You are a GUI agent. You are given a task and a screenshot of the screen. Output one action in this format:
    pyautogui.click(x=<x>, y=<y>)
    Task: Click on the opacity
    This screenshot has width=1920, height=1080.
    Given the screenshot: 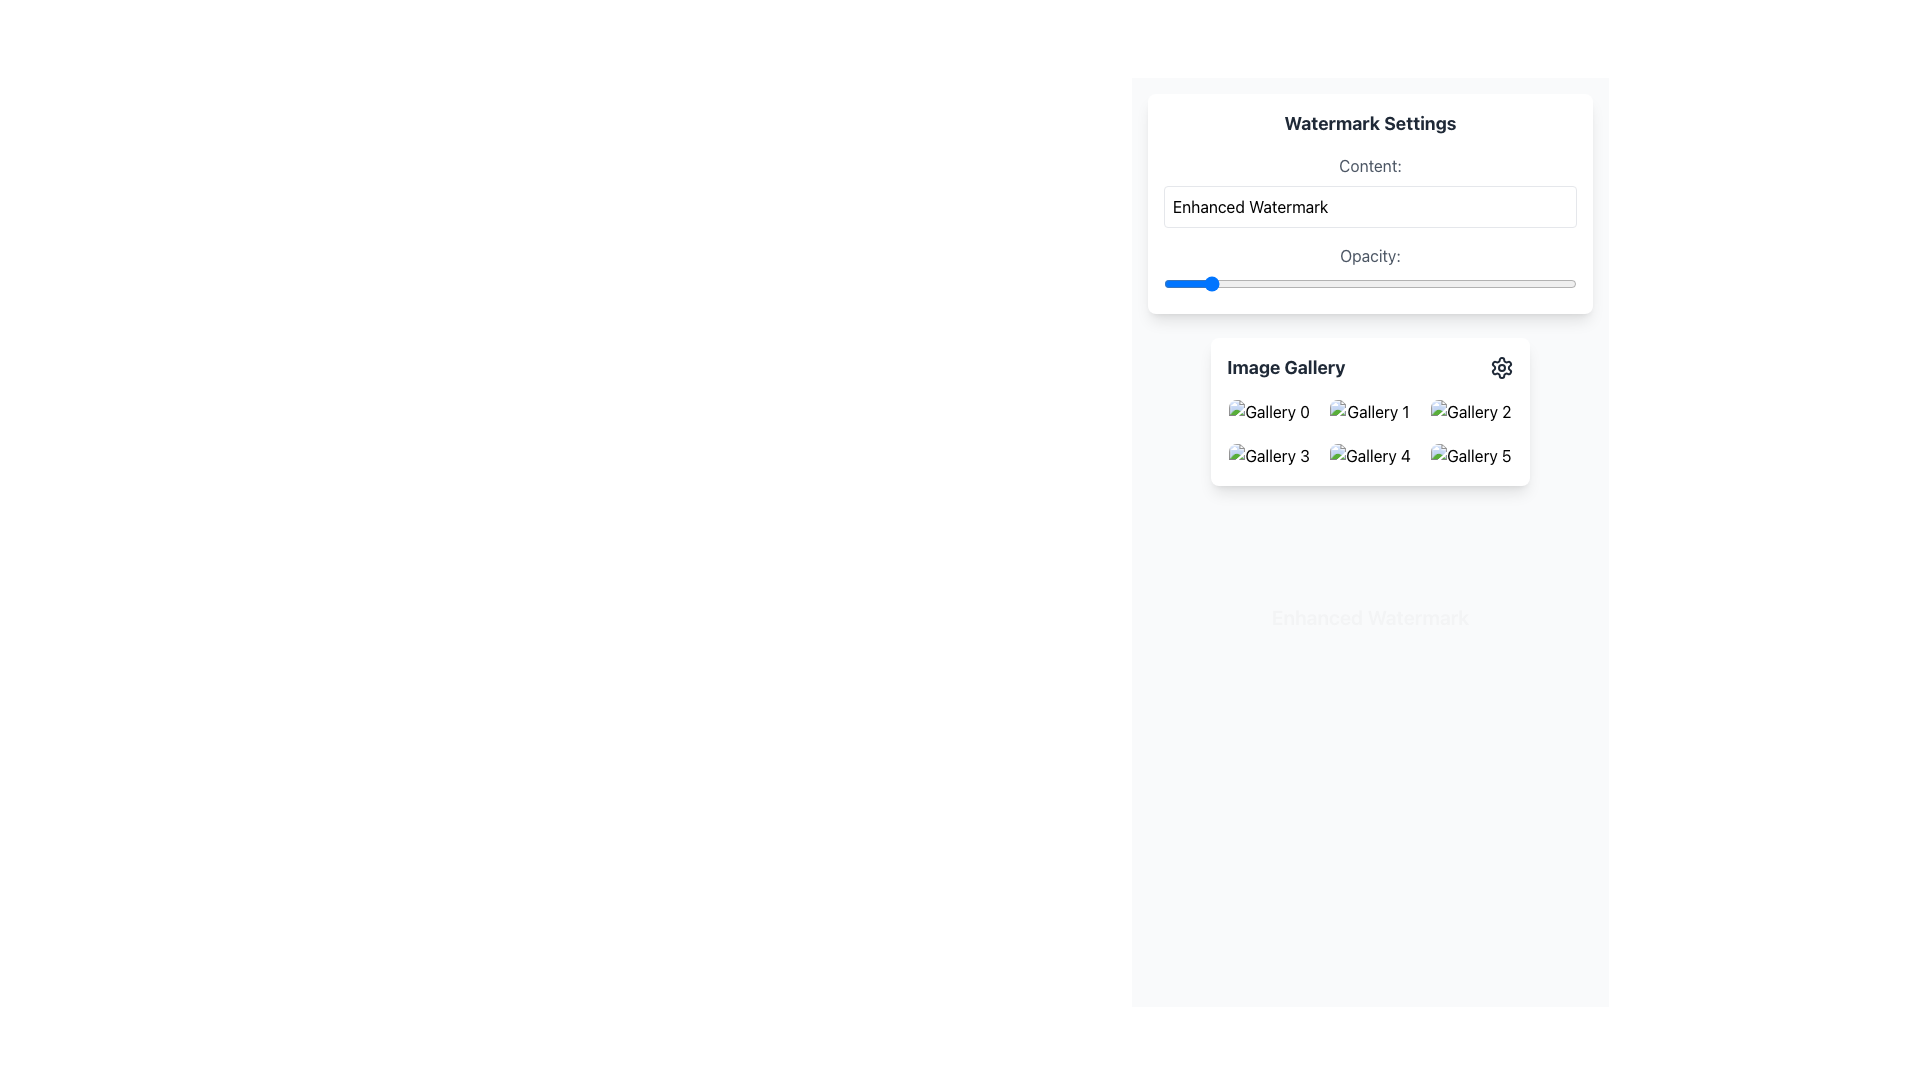 What is the action you would take?
    pyautogui.click(x=1163, y=284)
    